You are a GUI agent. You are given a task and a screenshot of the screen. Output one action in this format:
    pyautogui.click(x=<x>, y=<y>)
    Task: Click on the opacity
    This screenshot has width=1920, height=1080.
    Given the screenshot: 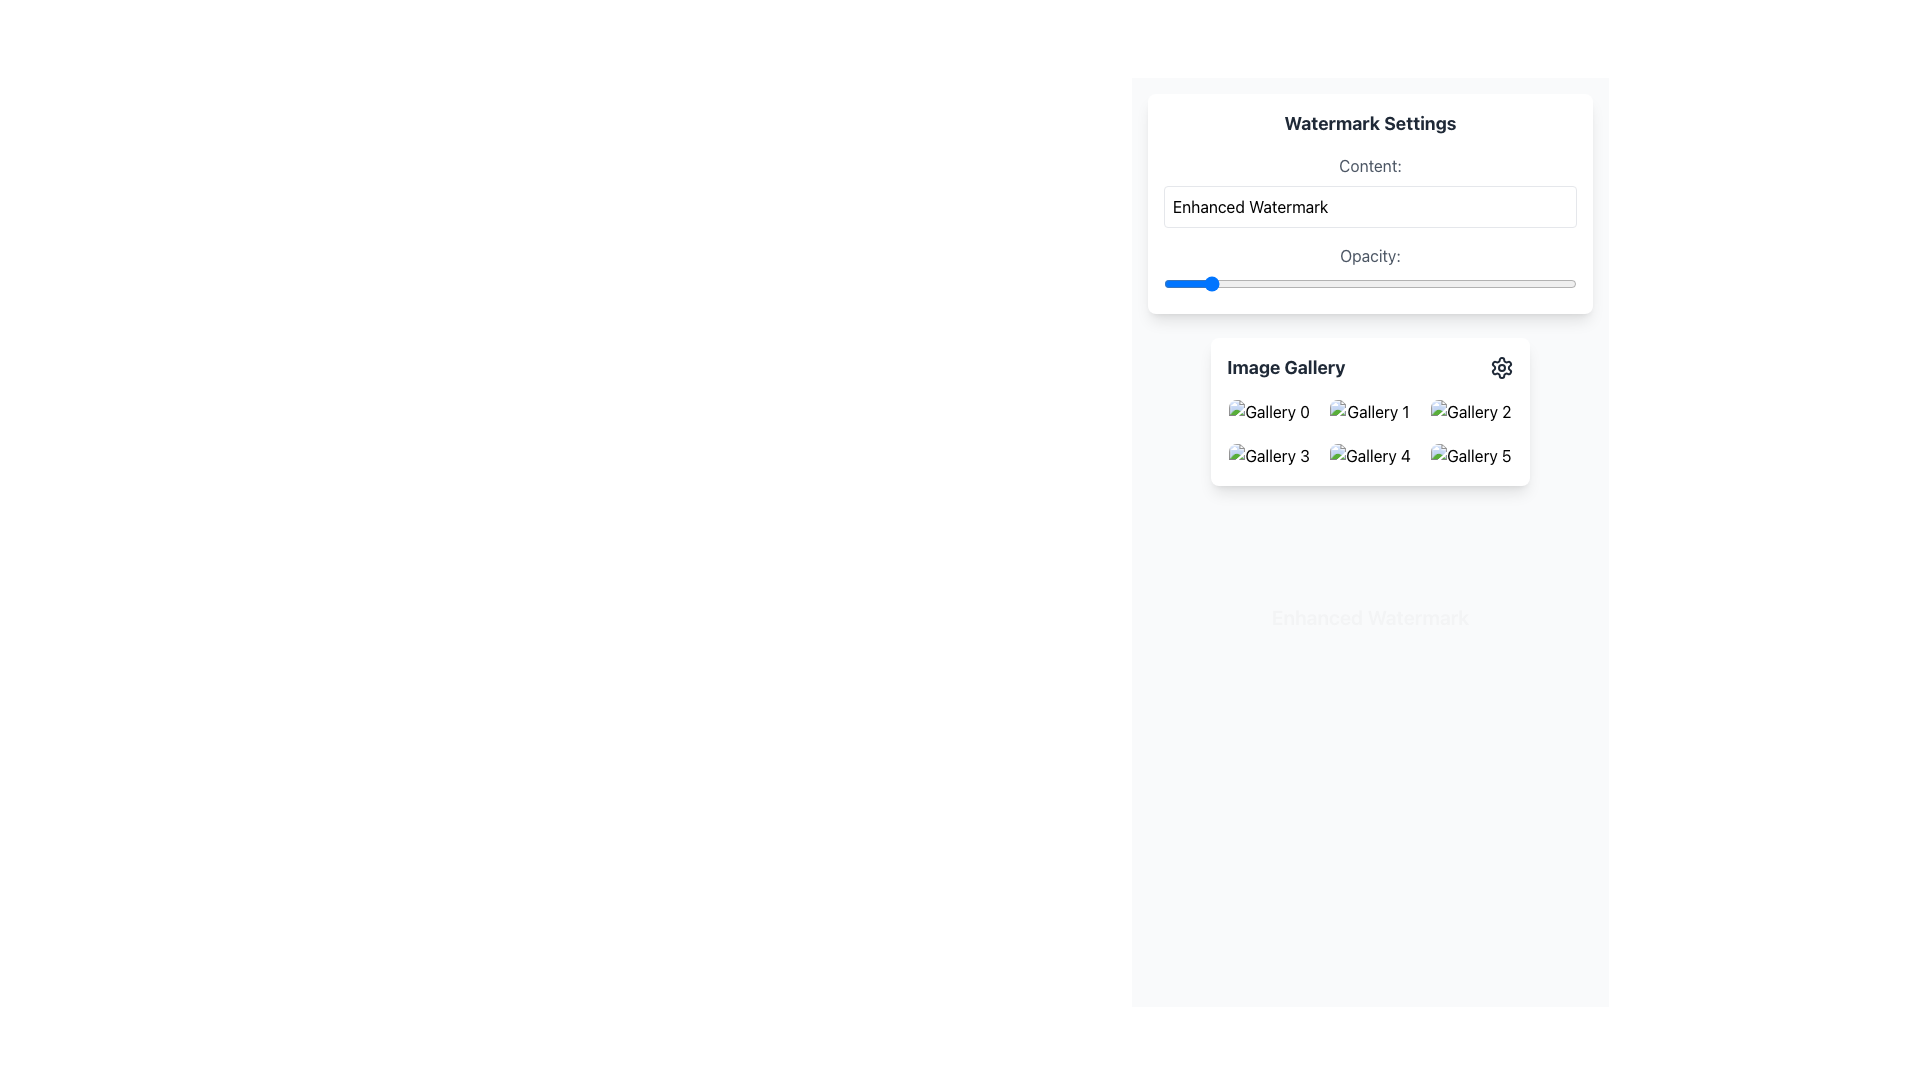 What is the action you would take?
    pyautogui.click(x=1163, y=284)
    